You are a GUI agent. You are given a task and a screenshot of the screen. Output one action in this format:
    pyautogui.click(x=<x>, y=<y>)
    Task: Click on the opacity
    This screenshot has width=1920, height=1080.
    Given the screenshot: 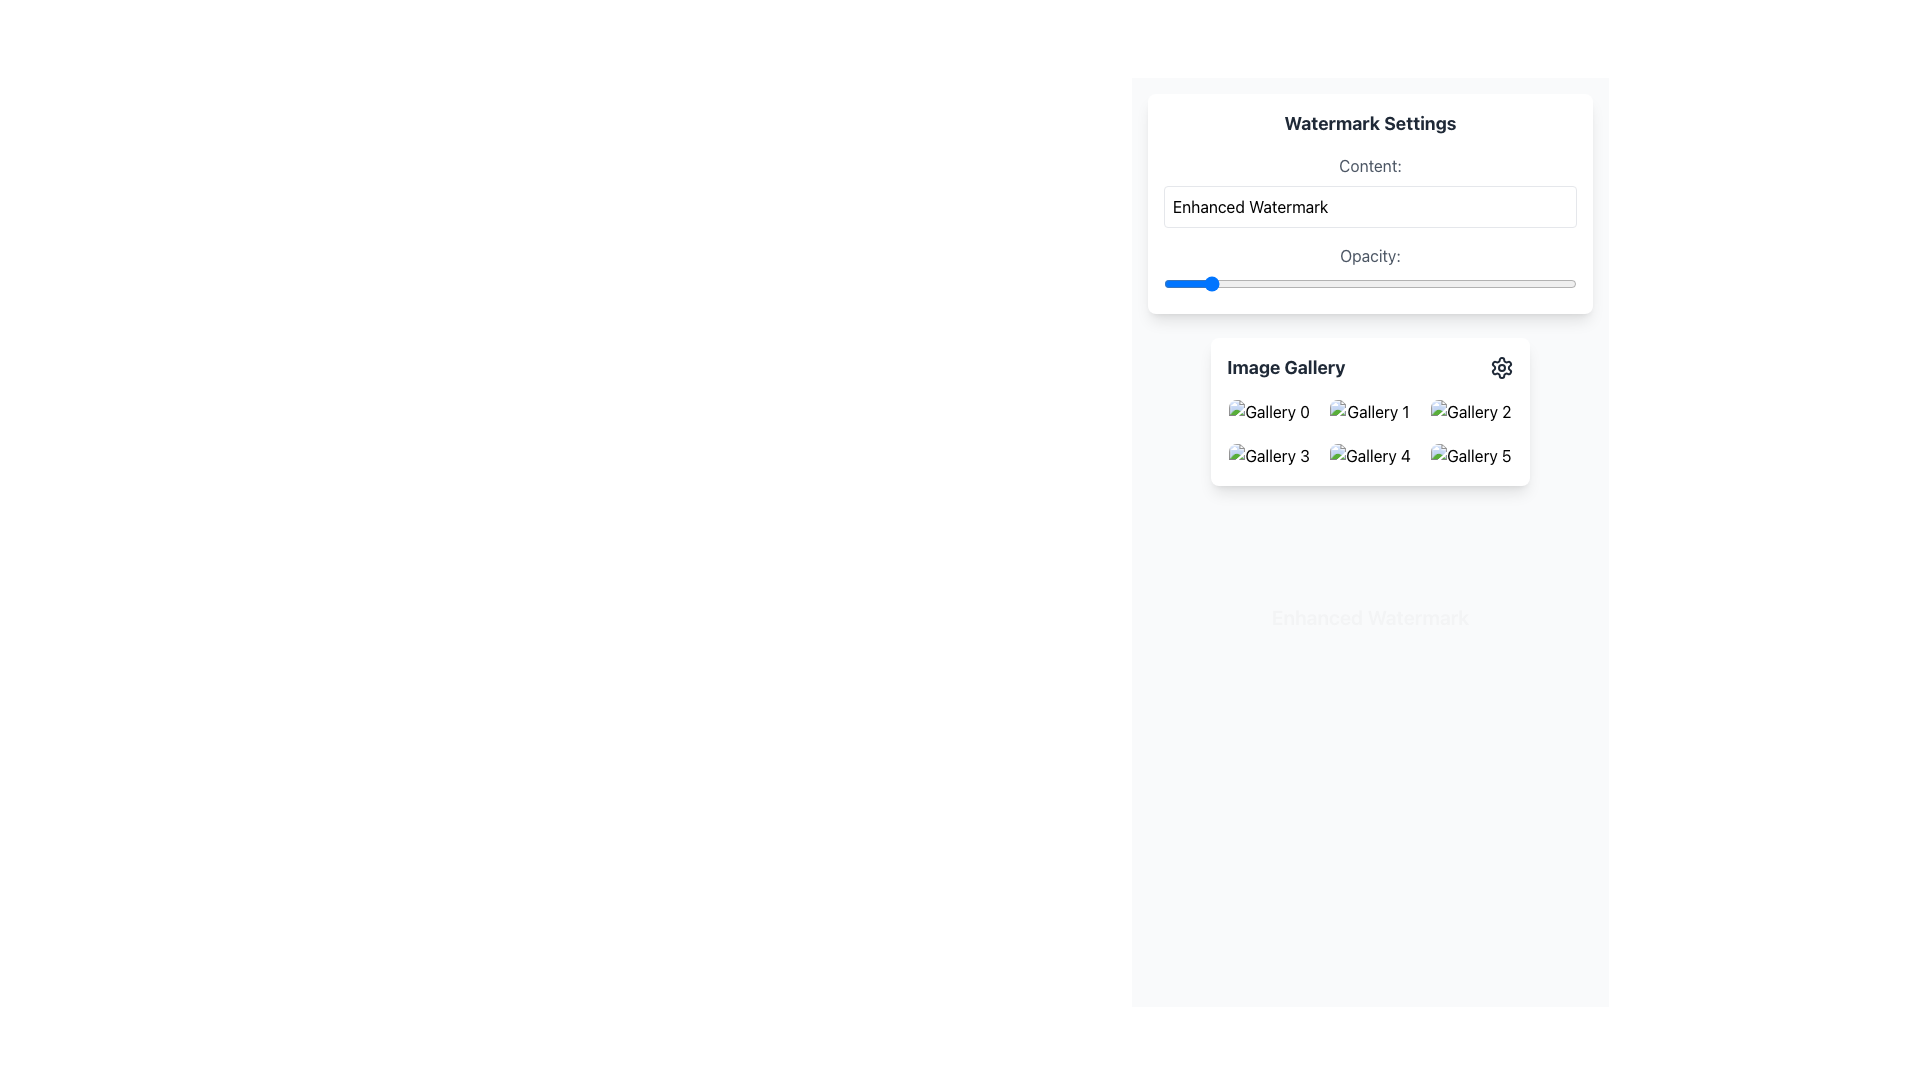 What is the action you would take?
    pyautogui.click(x=1163, y=284)
    